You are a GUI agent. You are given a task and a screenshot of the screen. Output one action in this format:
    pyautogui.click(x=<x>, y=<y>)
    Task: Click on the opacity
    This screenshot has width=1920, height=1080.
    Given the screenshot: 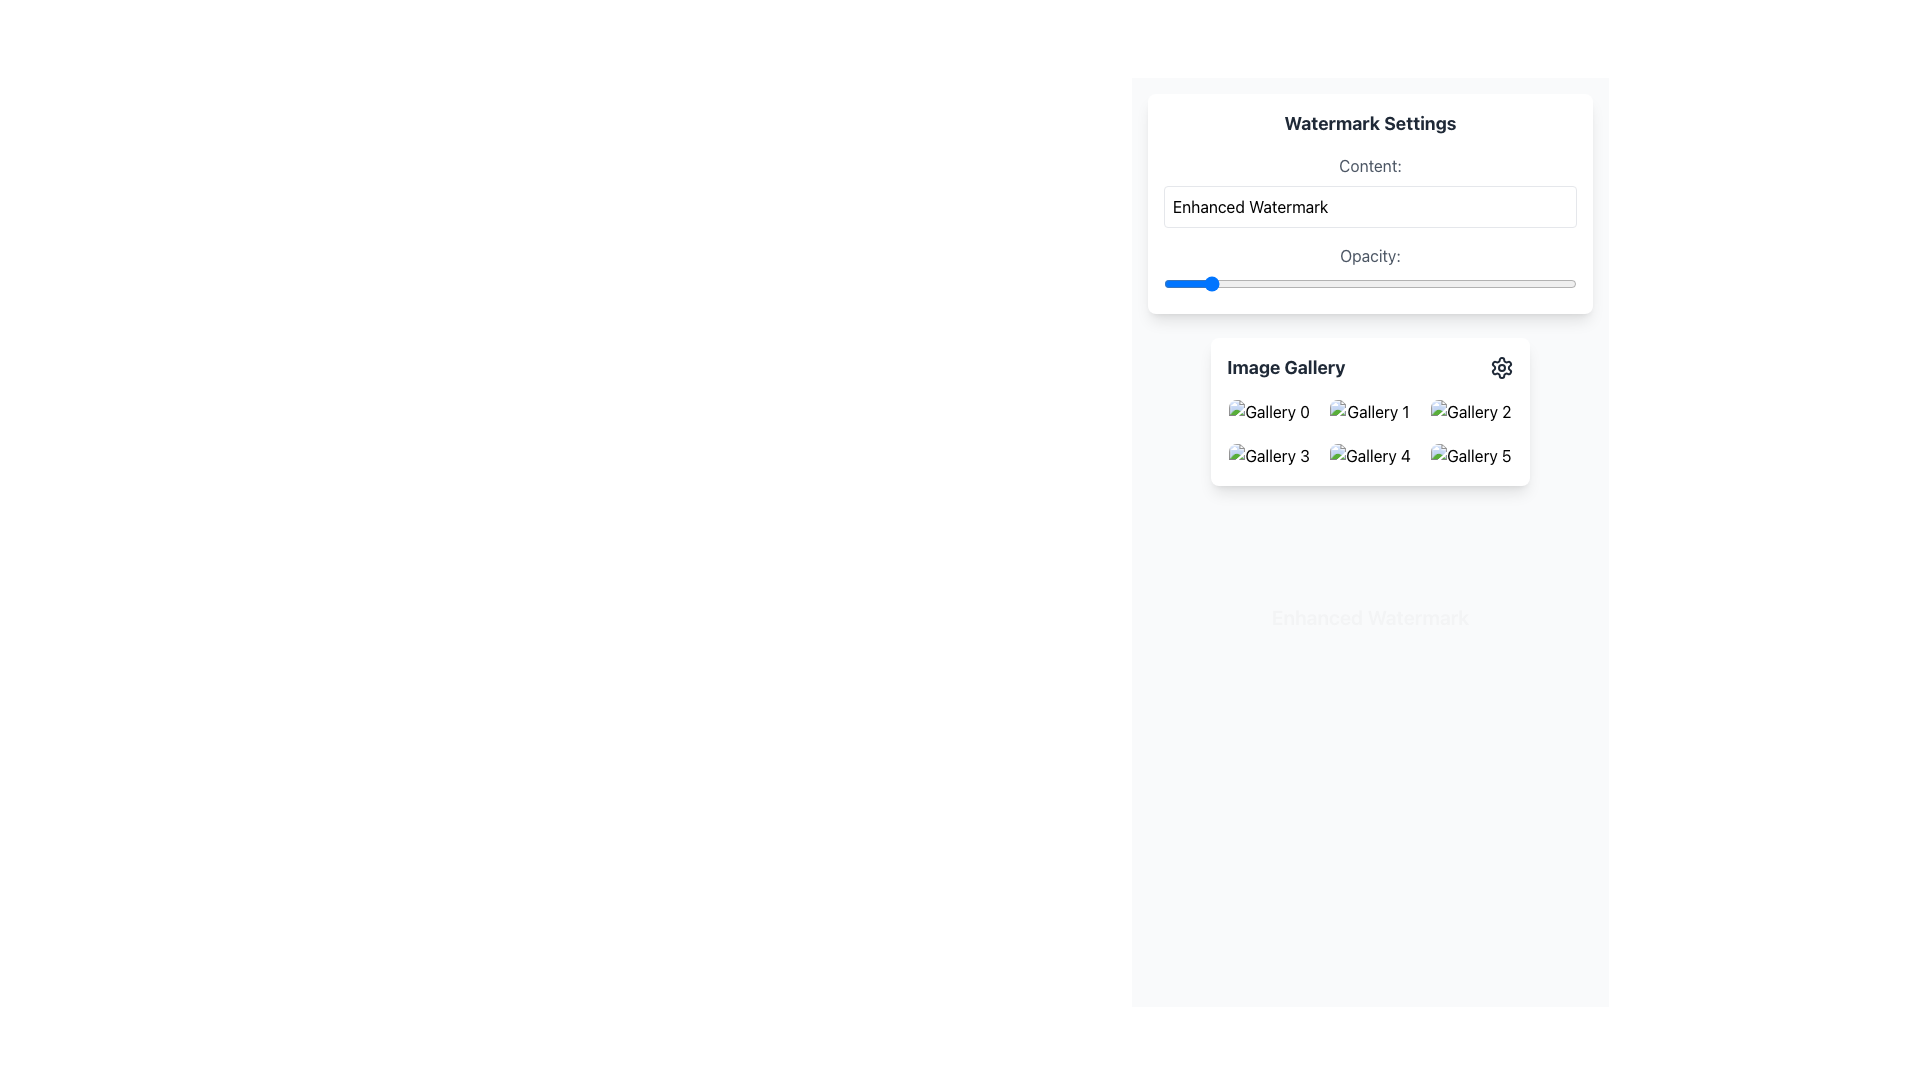 What is the action you would take?
    pyautogui.click(x=1163, y=284)
    